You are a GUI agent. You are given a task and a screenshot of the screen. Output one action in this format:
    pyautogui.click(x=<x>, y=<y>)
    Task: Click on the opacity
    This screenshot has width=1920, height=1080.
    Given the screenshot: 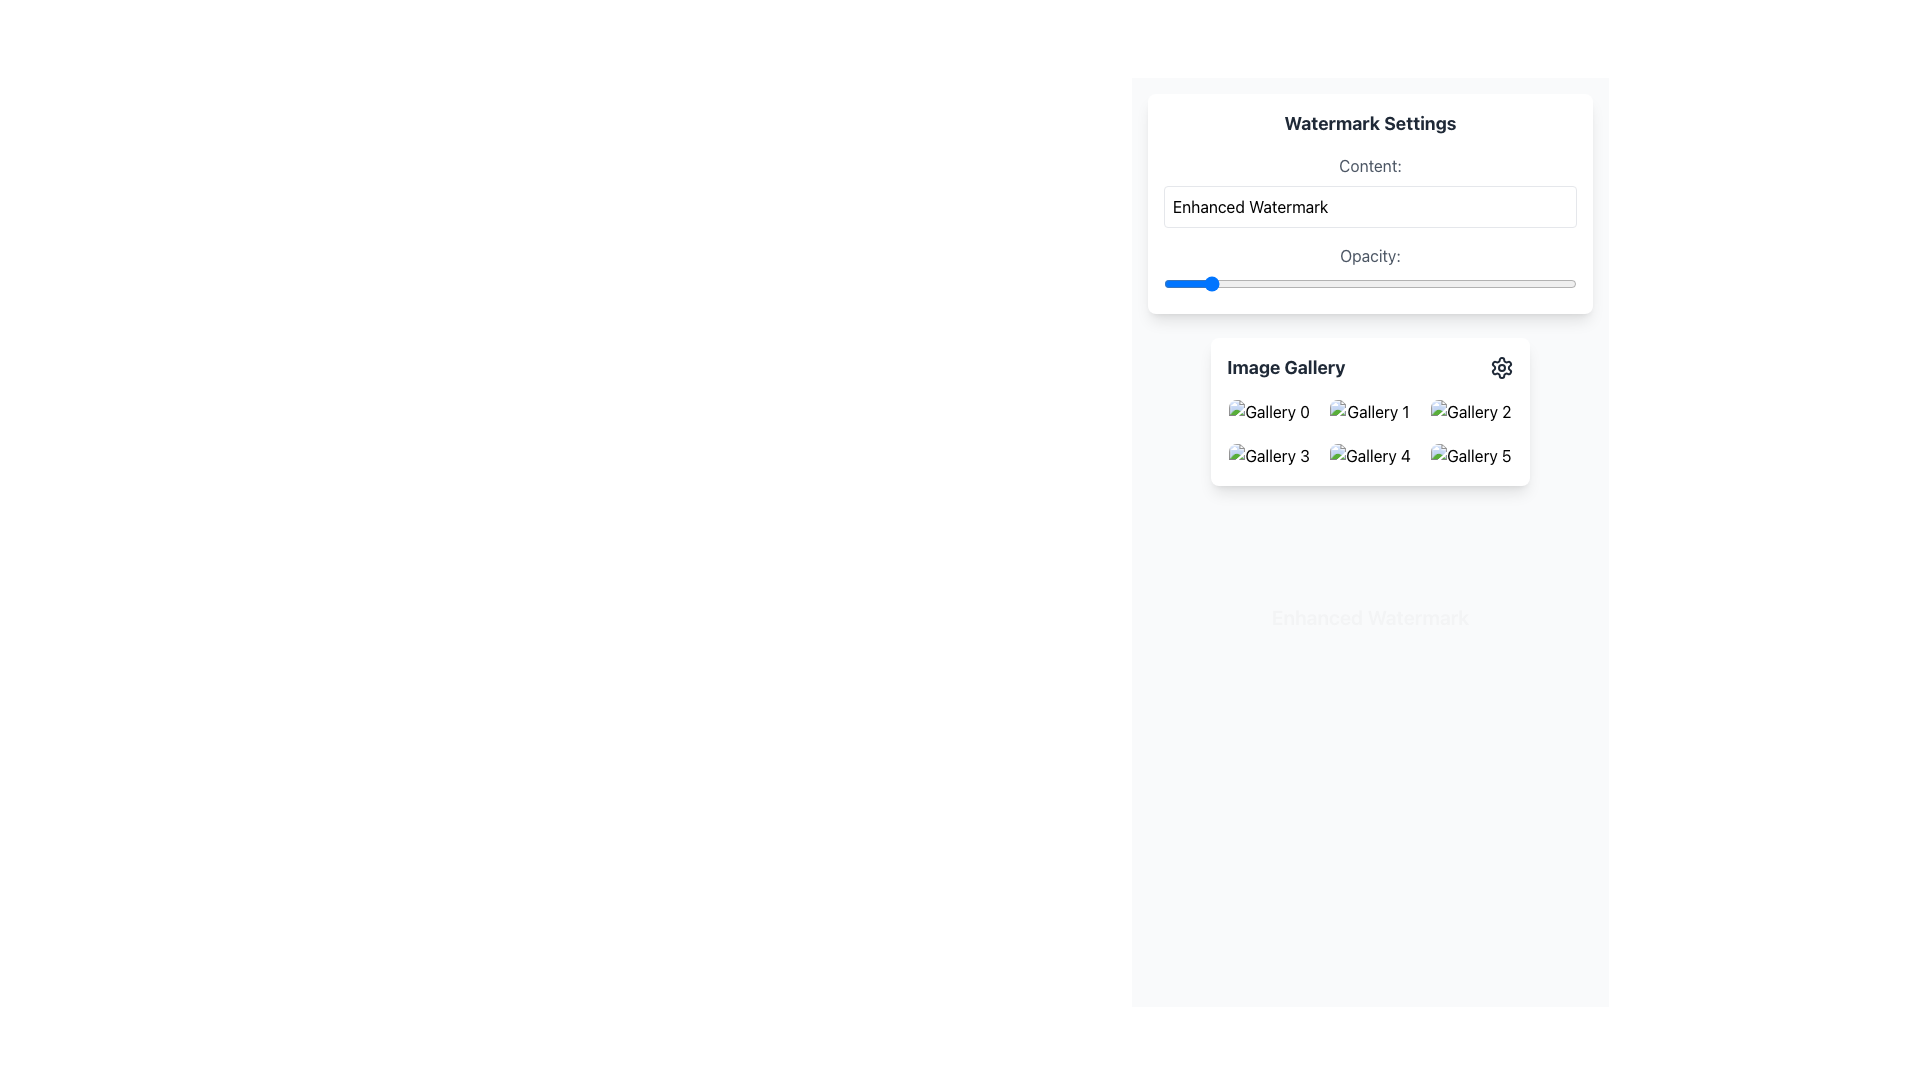 What is the action you would take?
    pyautogui.click(x=1163, y=284)
    